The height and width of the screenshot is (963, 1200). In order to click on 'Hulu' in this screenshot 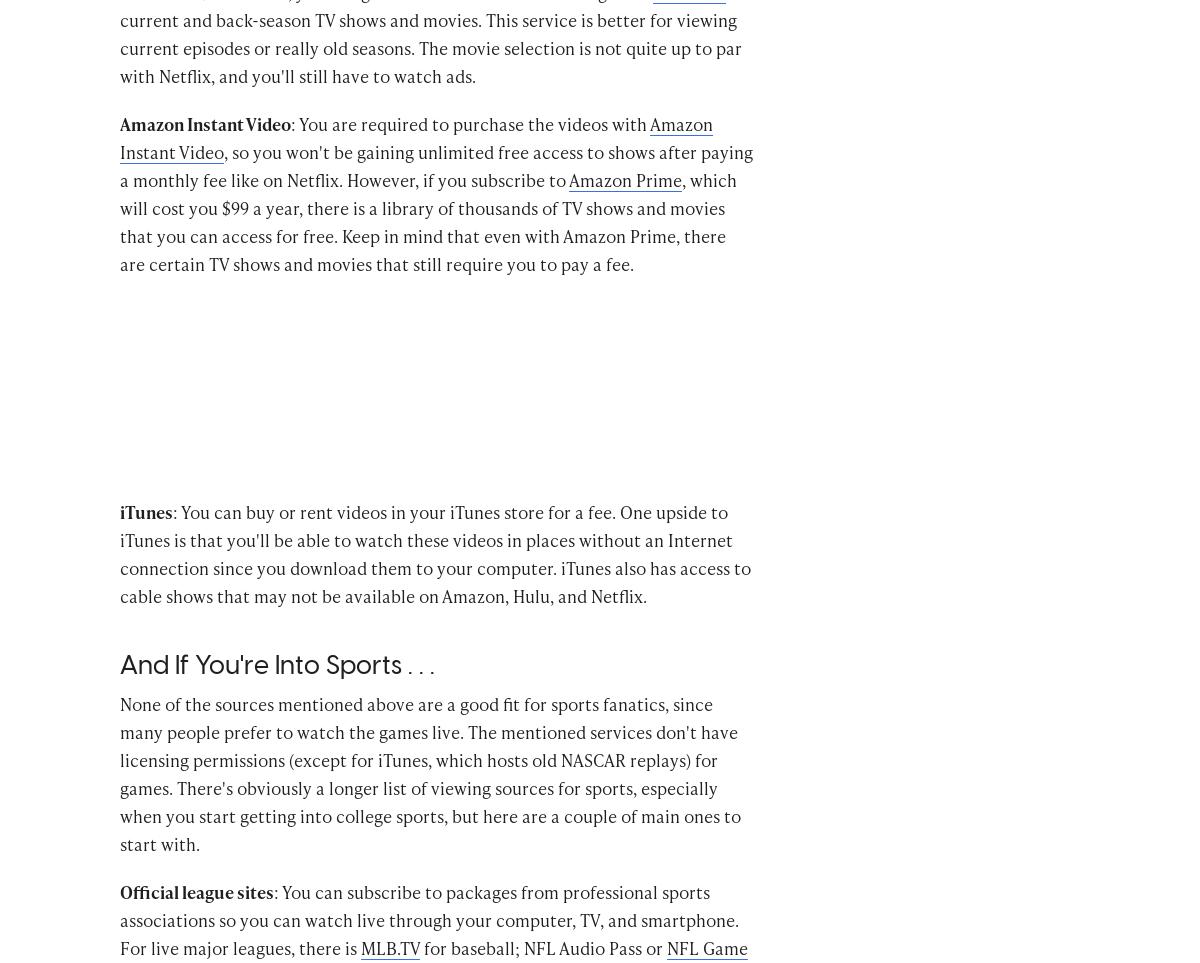, I will do `click(140, 20)`.